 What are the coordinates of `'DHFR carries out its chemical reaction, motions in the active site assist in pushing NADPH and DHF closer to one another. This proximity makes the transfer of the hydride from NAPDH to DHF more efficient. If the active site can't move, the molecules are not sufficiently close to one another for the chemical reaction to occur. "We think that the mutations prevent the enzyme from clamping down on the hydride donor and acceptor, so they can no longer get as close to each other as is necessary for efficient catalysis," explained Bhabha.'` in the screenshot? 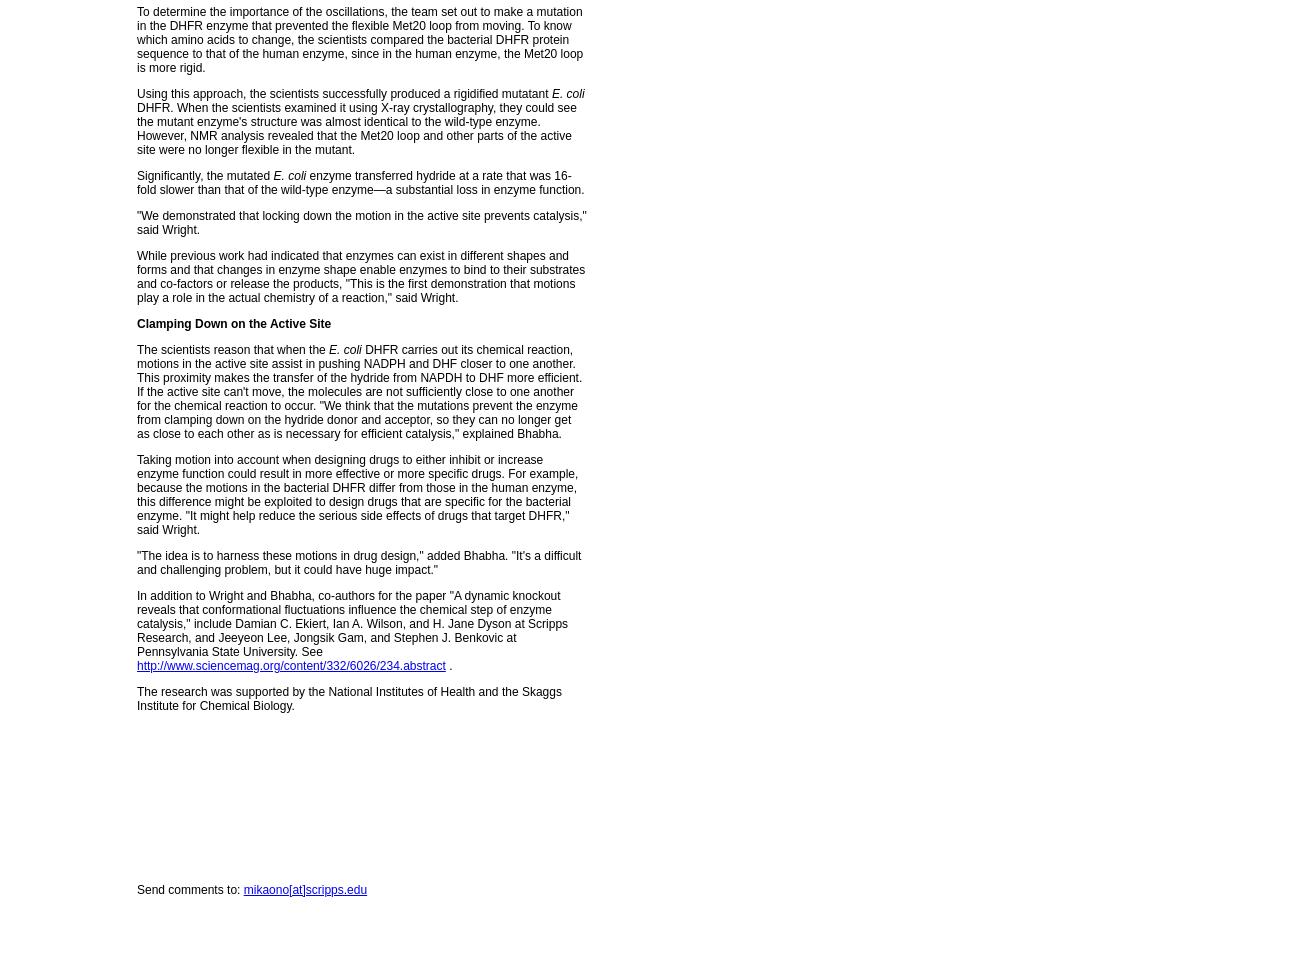 It's located at (358, 390).